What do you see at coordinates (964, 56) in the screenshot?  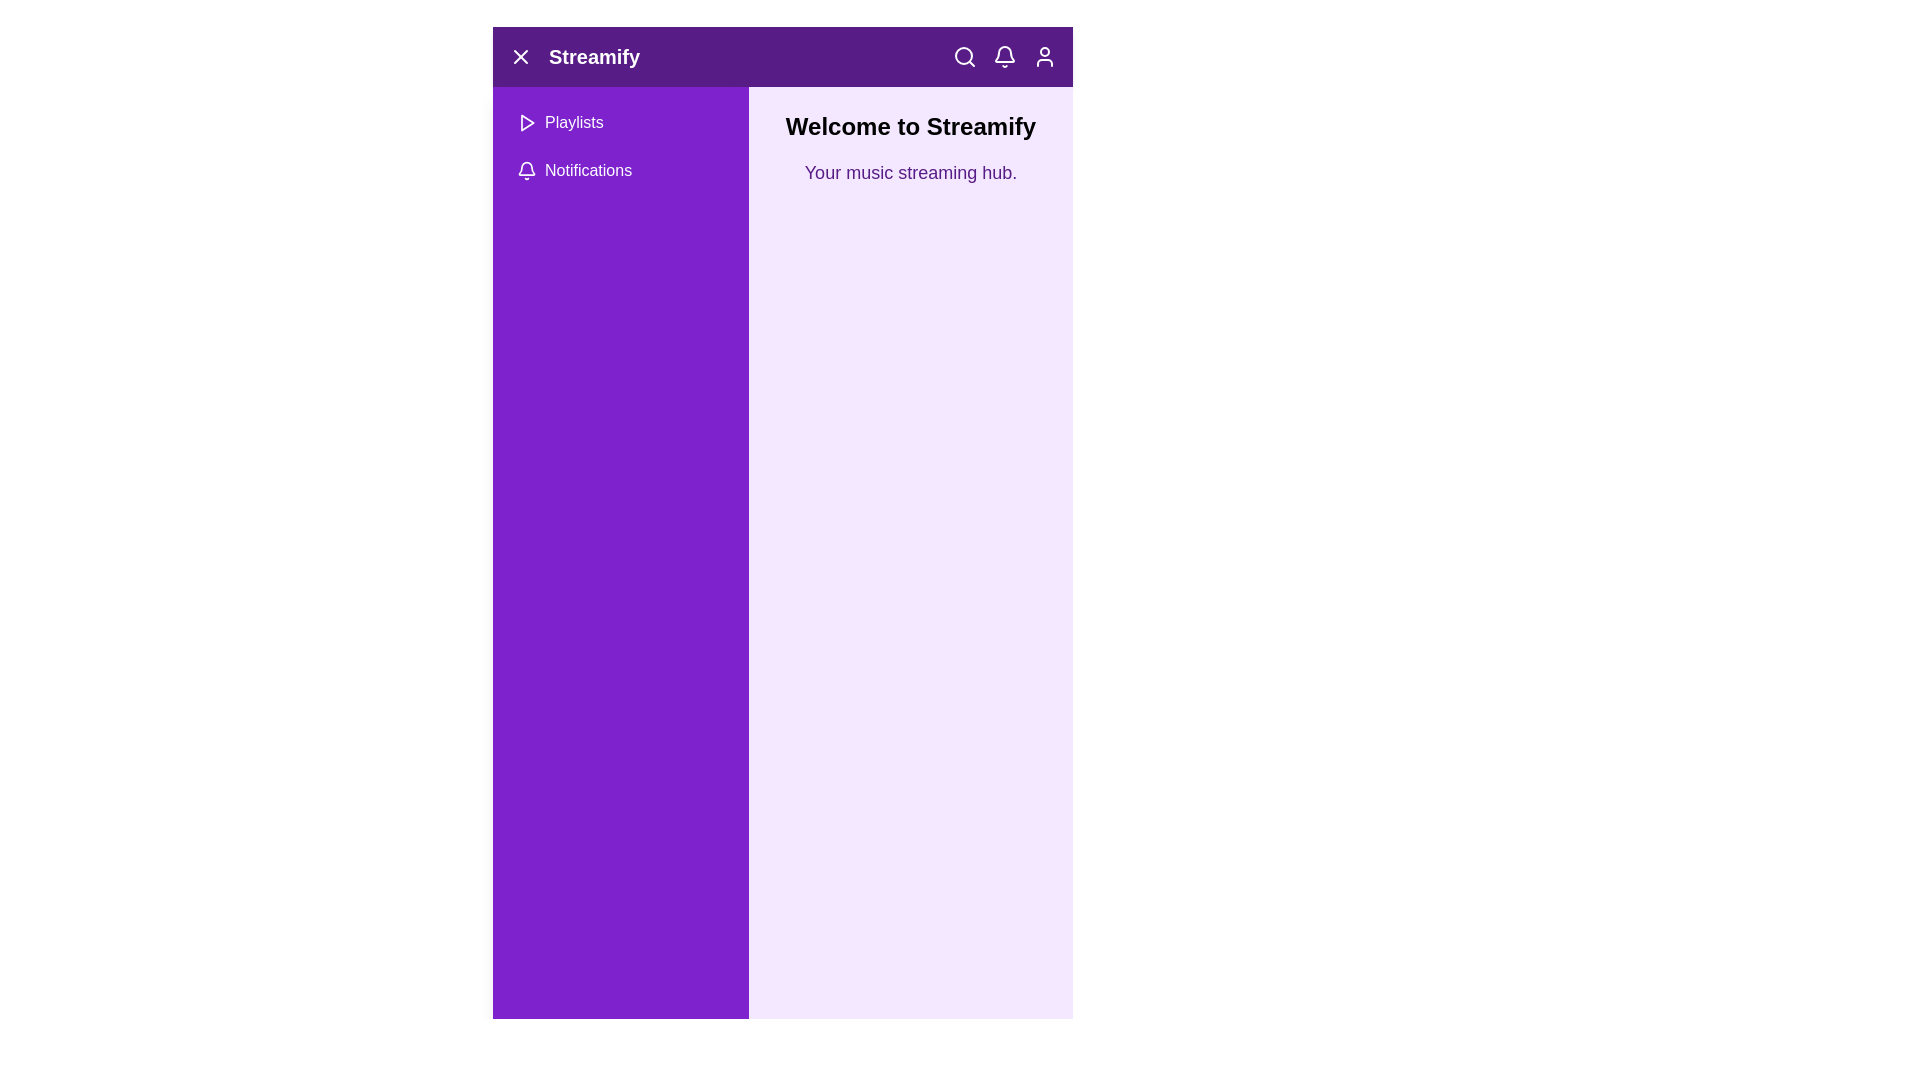 I see `the search icon (magnifying glass) located at the top-right corner of the header bar to initiate a search` at bounding box center [964, 56].